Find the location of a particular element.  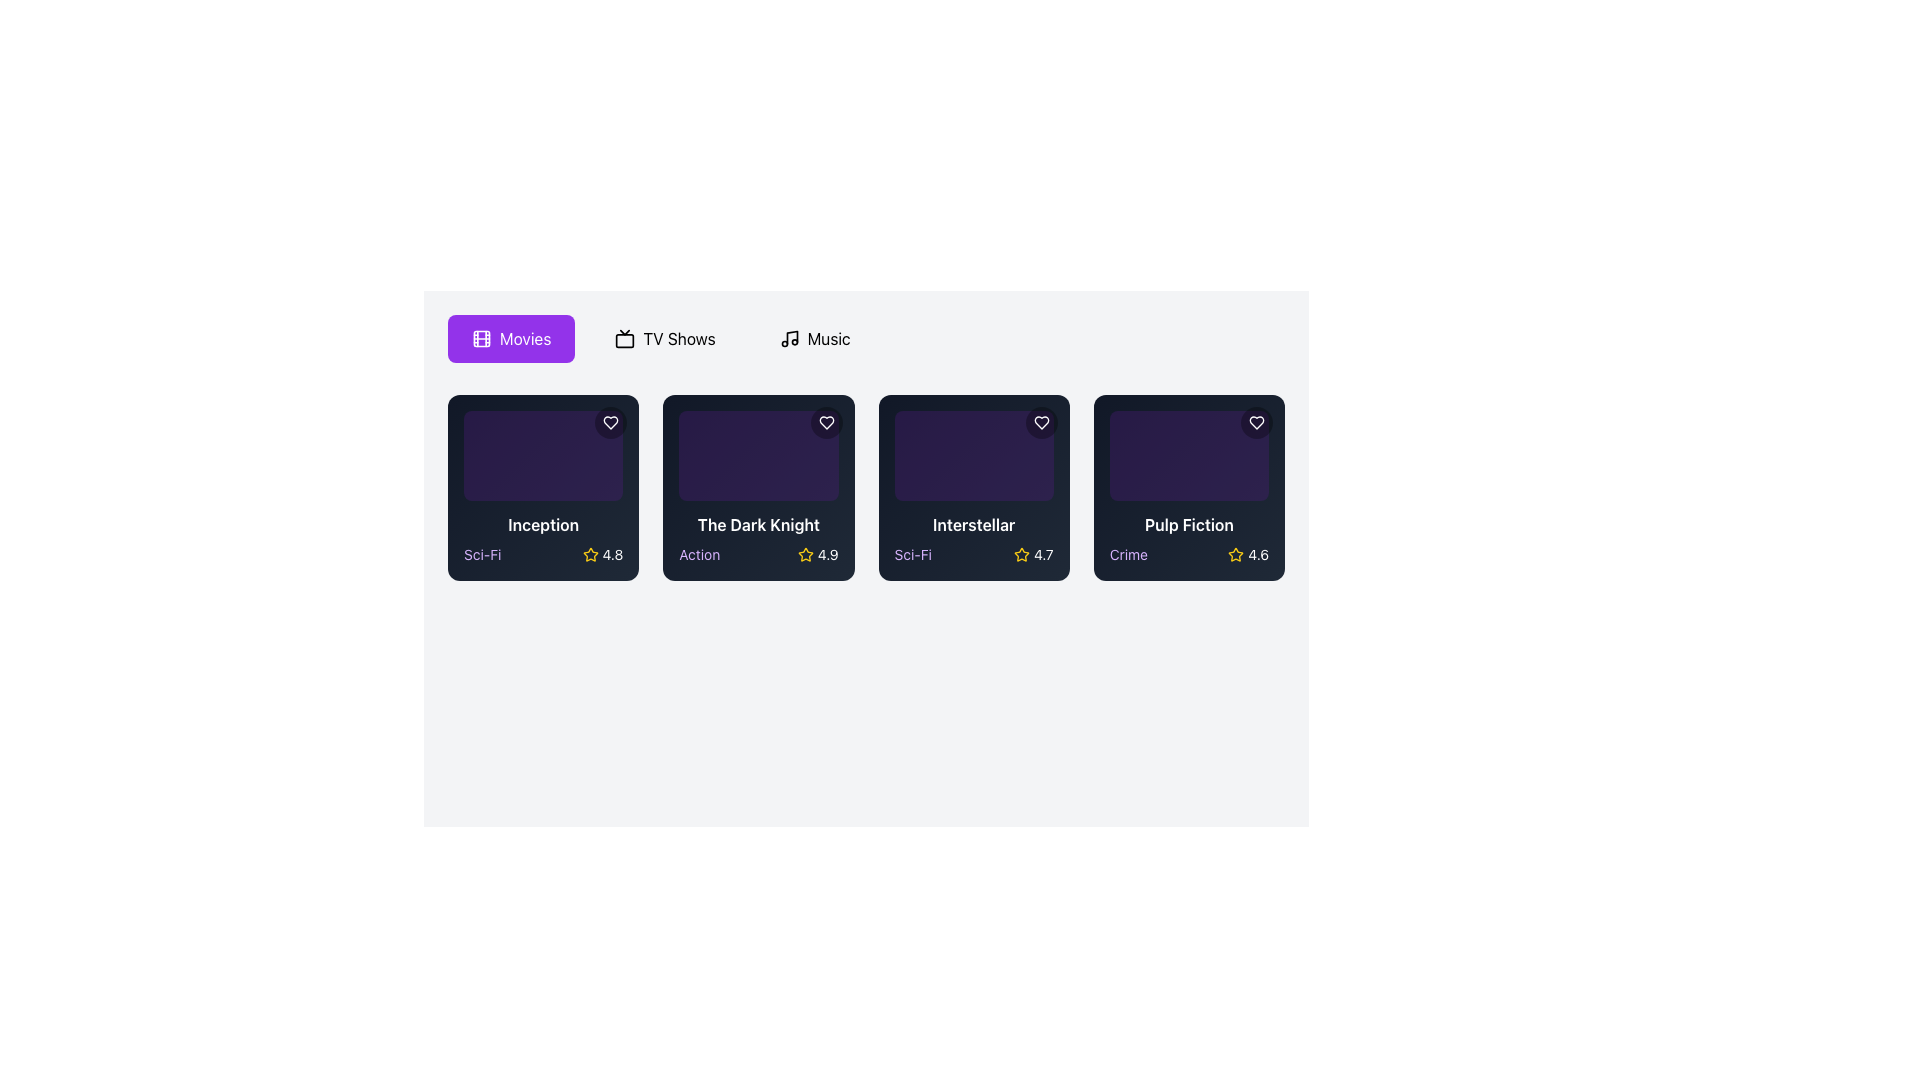

the movie display card showcasing its title, genre, and rating, located as the third card in a row of four cards, between 'The Dark Knight' and 'Pulp Fiction' is located at coordinates (974, 487).